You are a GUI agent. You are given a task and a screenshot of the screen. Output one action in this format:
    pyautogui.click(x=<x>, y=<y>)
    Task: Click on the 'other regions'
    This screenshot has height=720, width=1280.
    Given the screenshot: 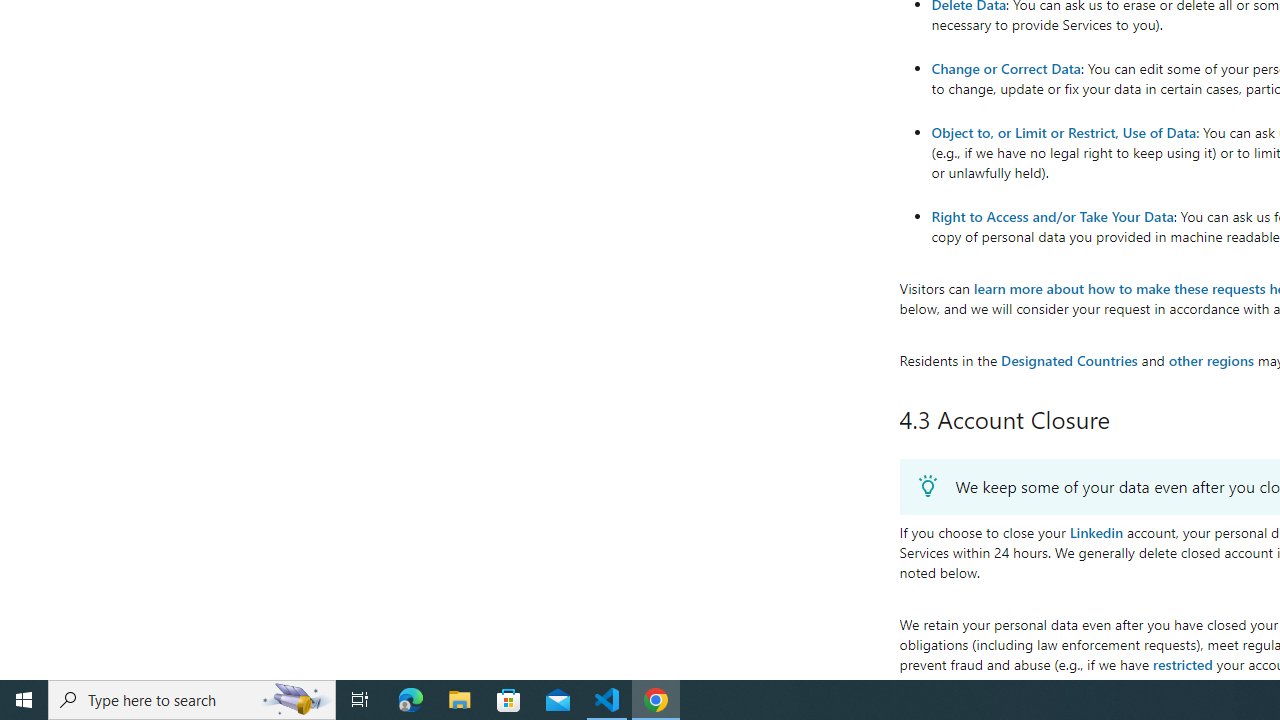 What is the action you would take?
    pyautogui.click(x=1209, y=360)
    